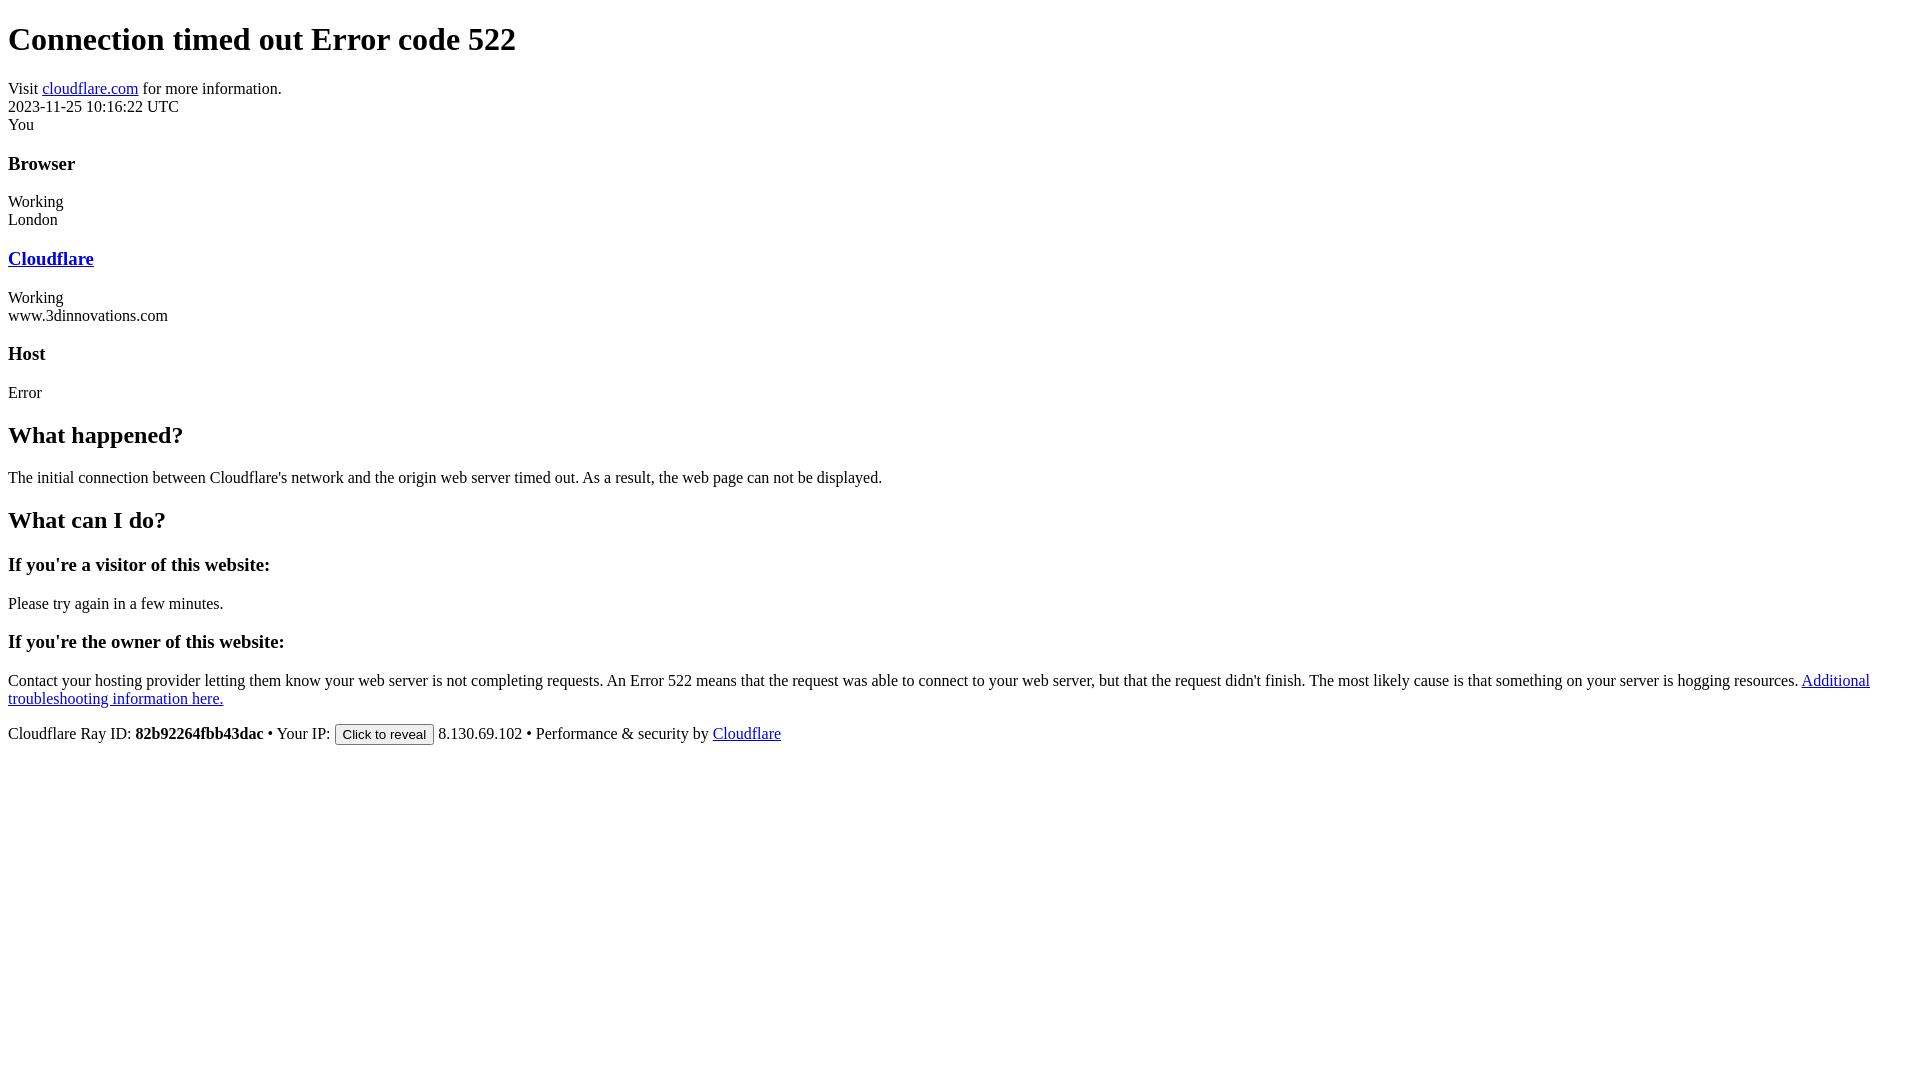 Image resolution: width=1920 pixels, height=1080 pixels. What do you see at coordinates (384, 734) in the screenshot?
I see `'Click to reveal'` at bounding box center [384, 734].